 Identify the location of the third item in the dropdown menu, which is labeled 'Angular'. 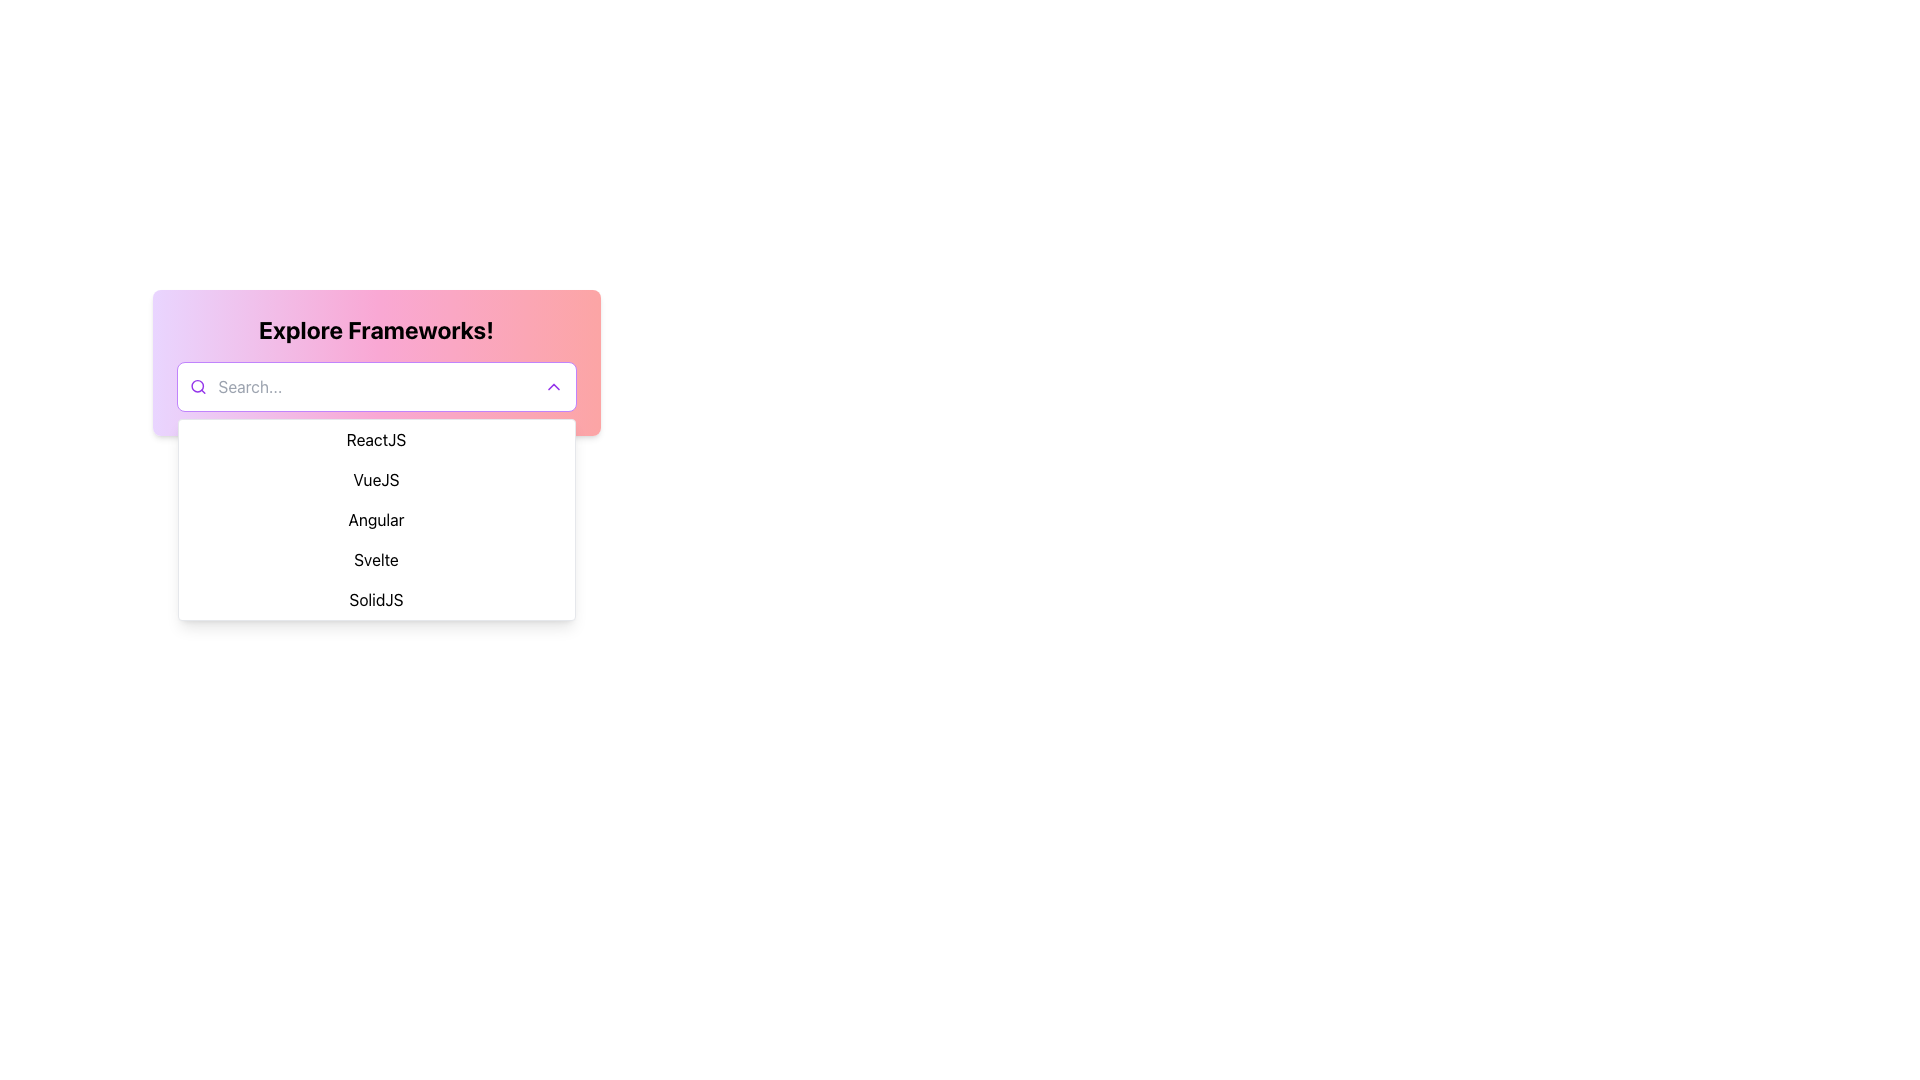
(376, 519).